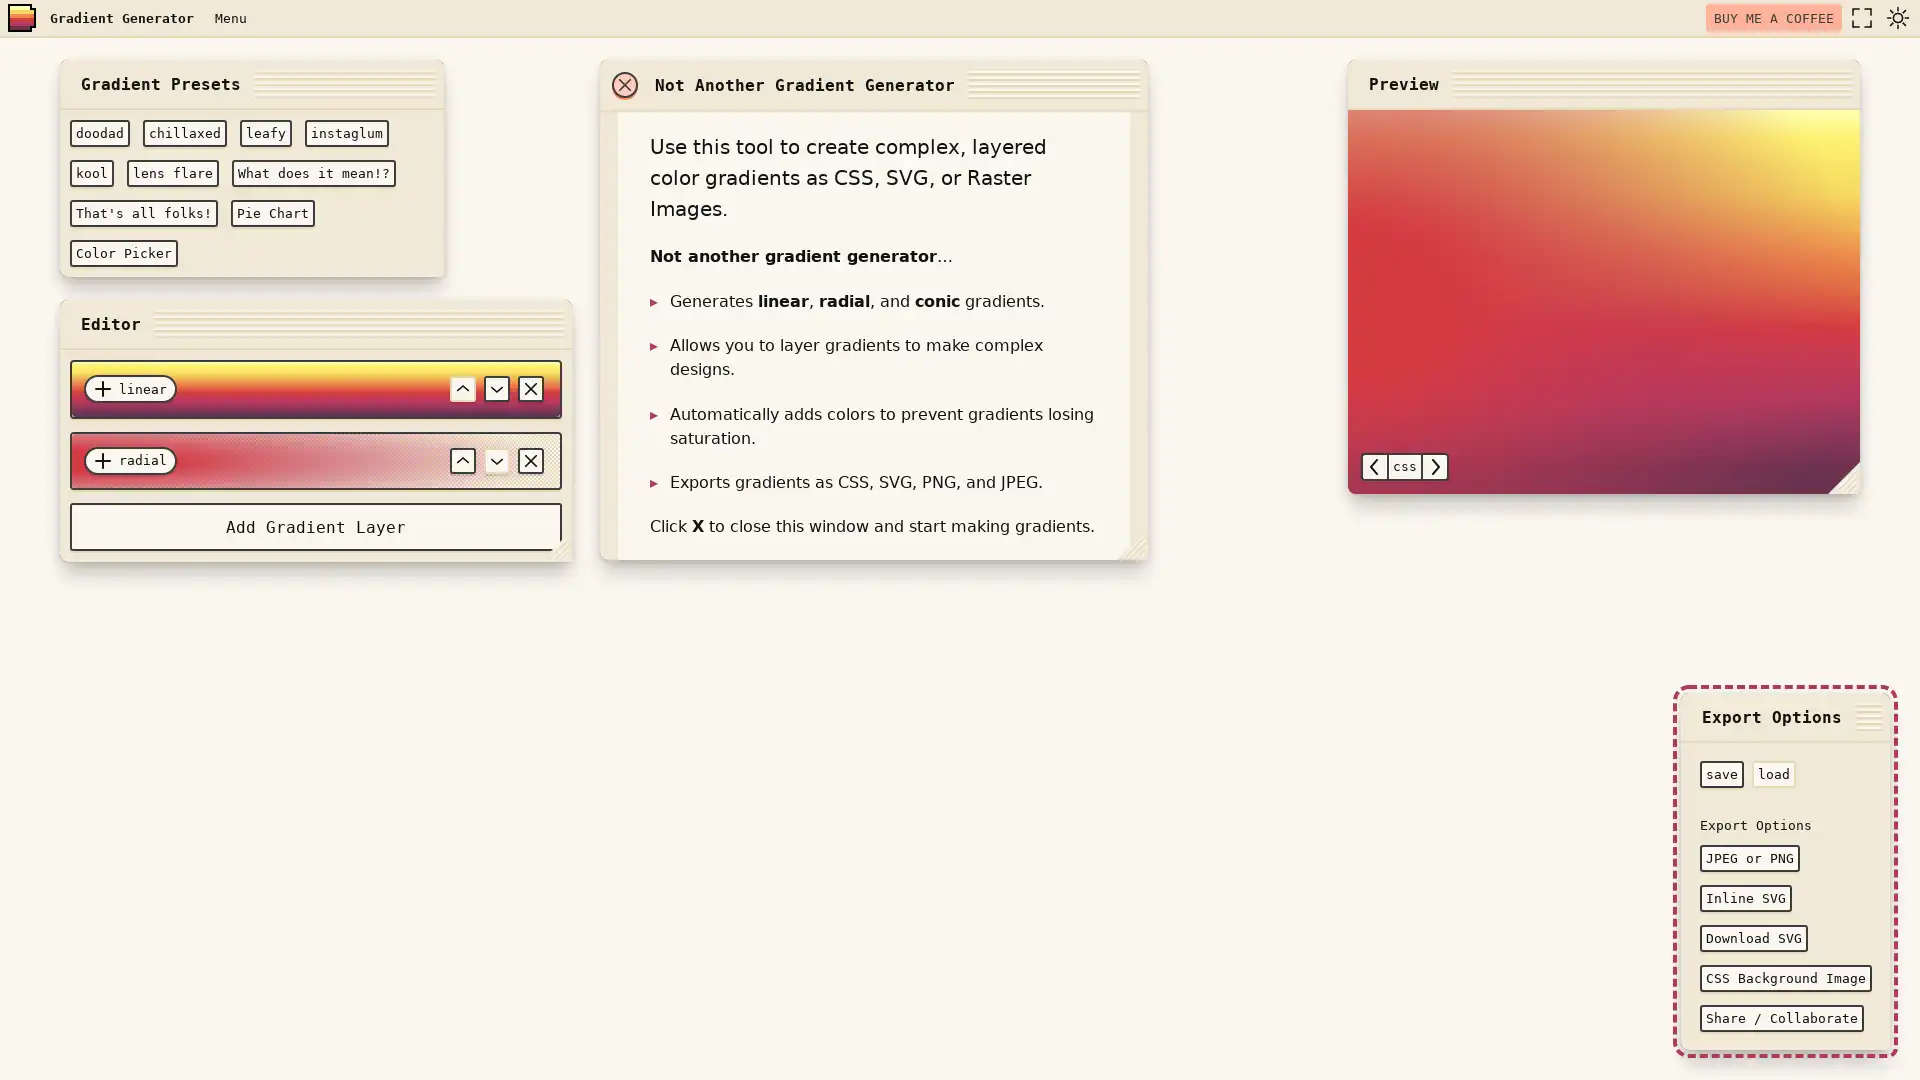  What do you see at coordinates (1372, 466) in the screenshot?
I see `select previous option` at bounding box center [1372, 466].